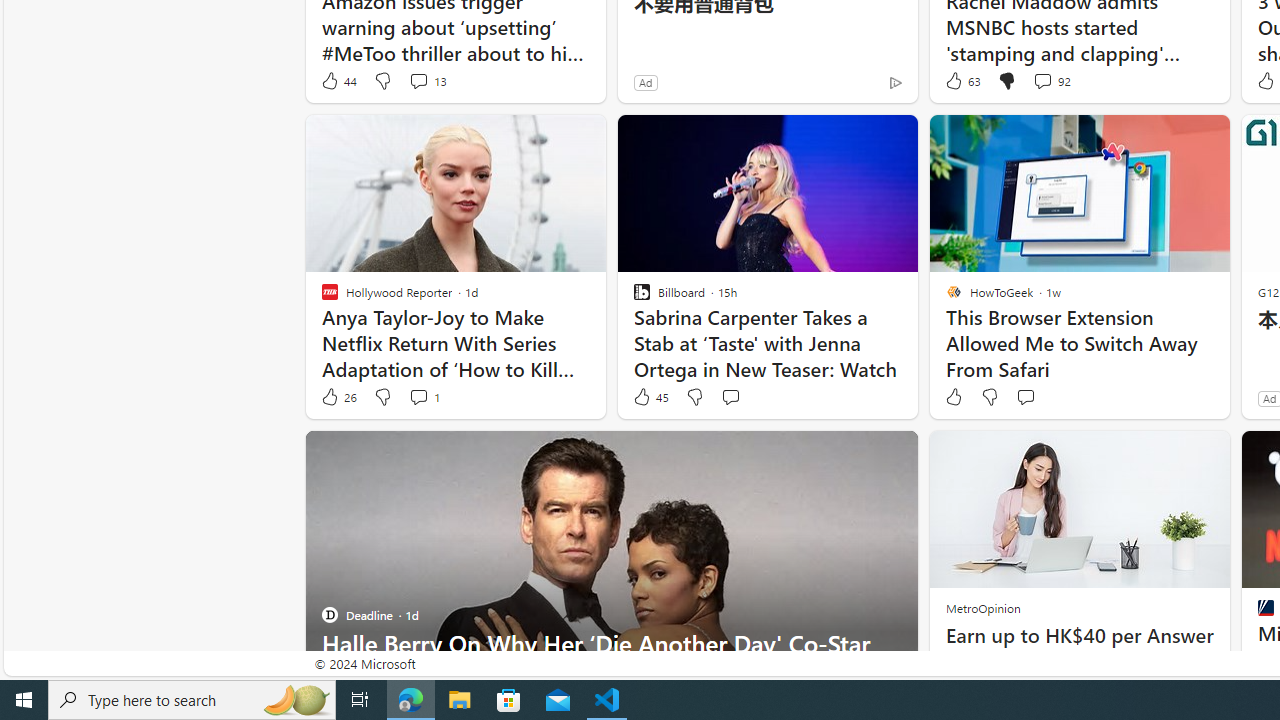  What do you see at coordinates (425, 80) in the screenshot?
I see `'View comments 13 Comment'` at bounding box center [425, 80].